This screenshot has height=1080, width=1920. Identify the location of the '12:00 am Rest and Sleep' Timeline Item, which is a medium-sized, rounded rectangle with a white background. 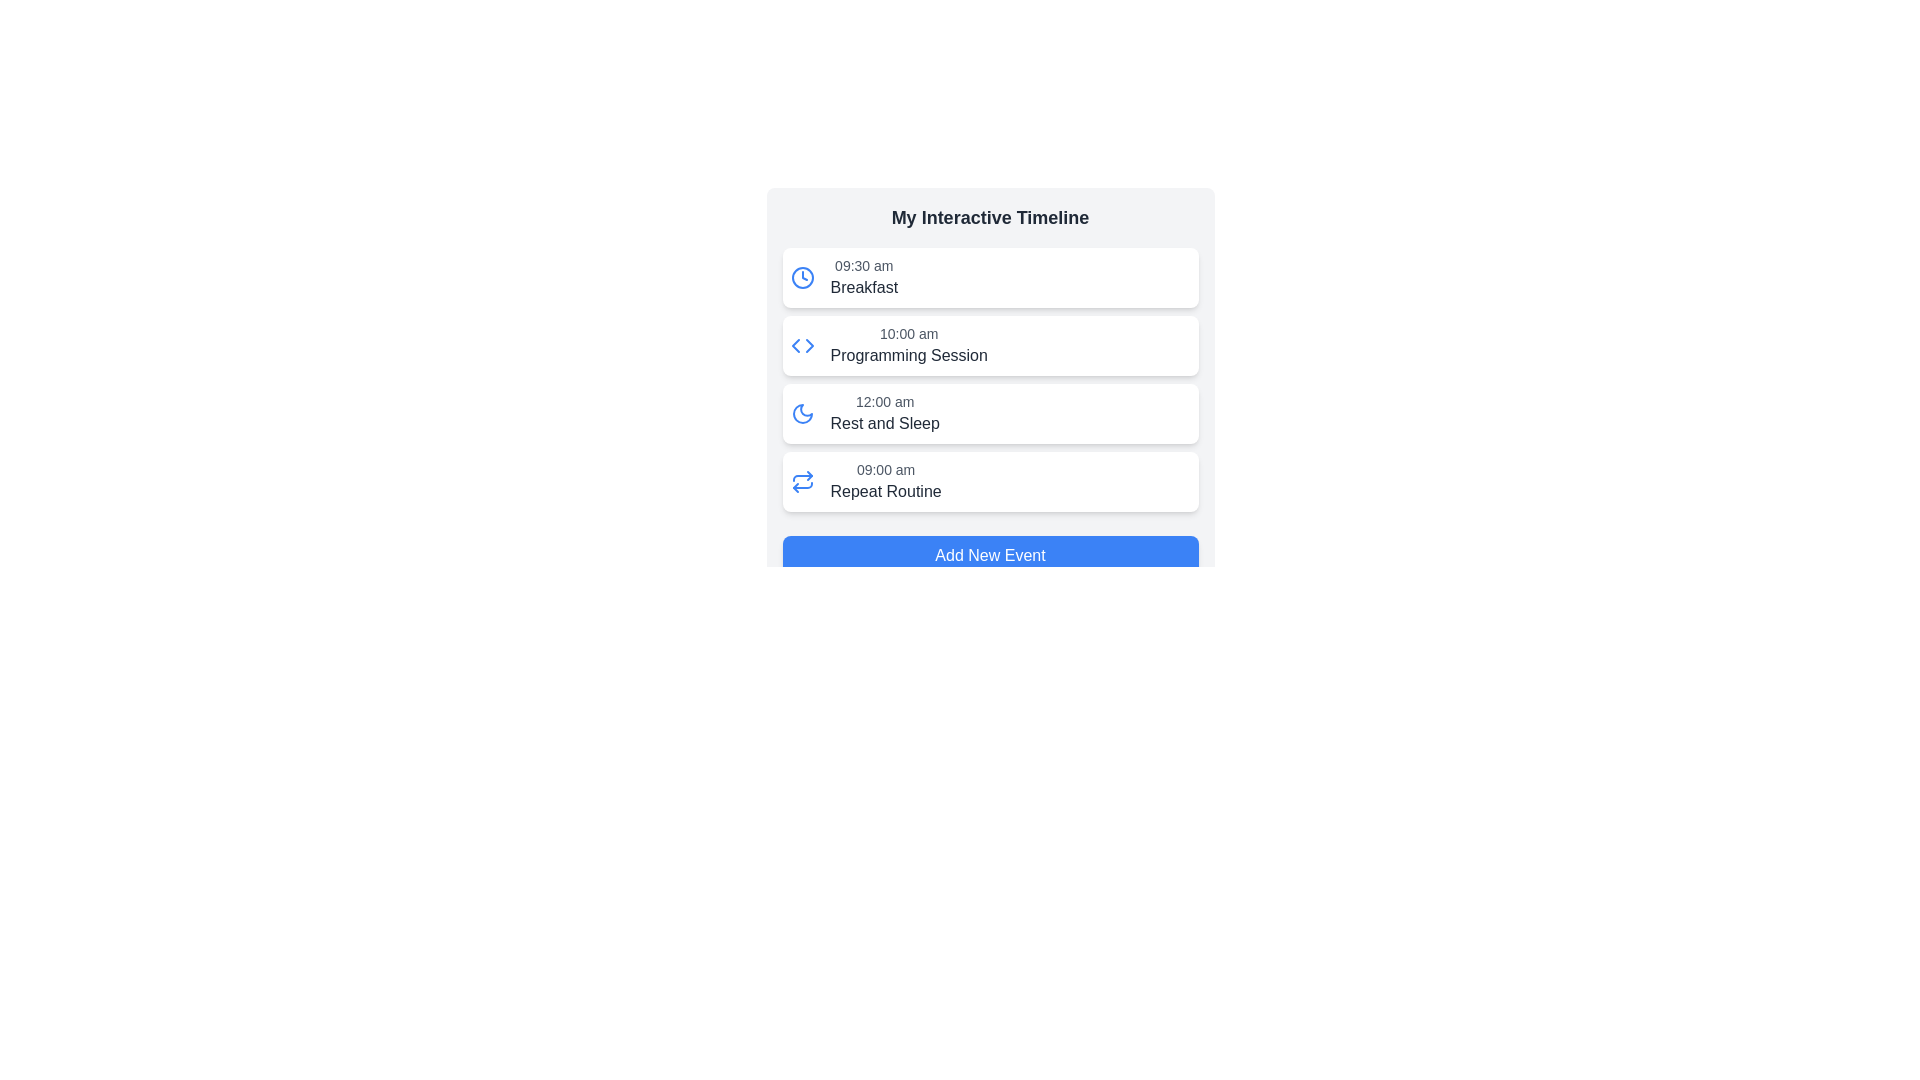
(990, 389).